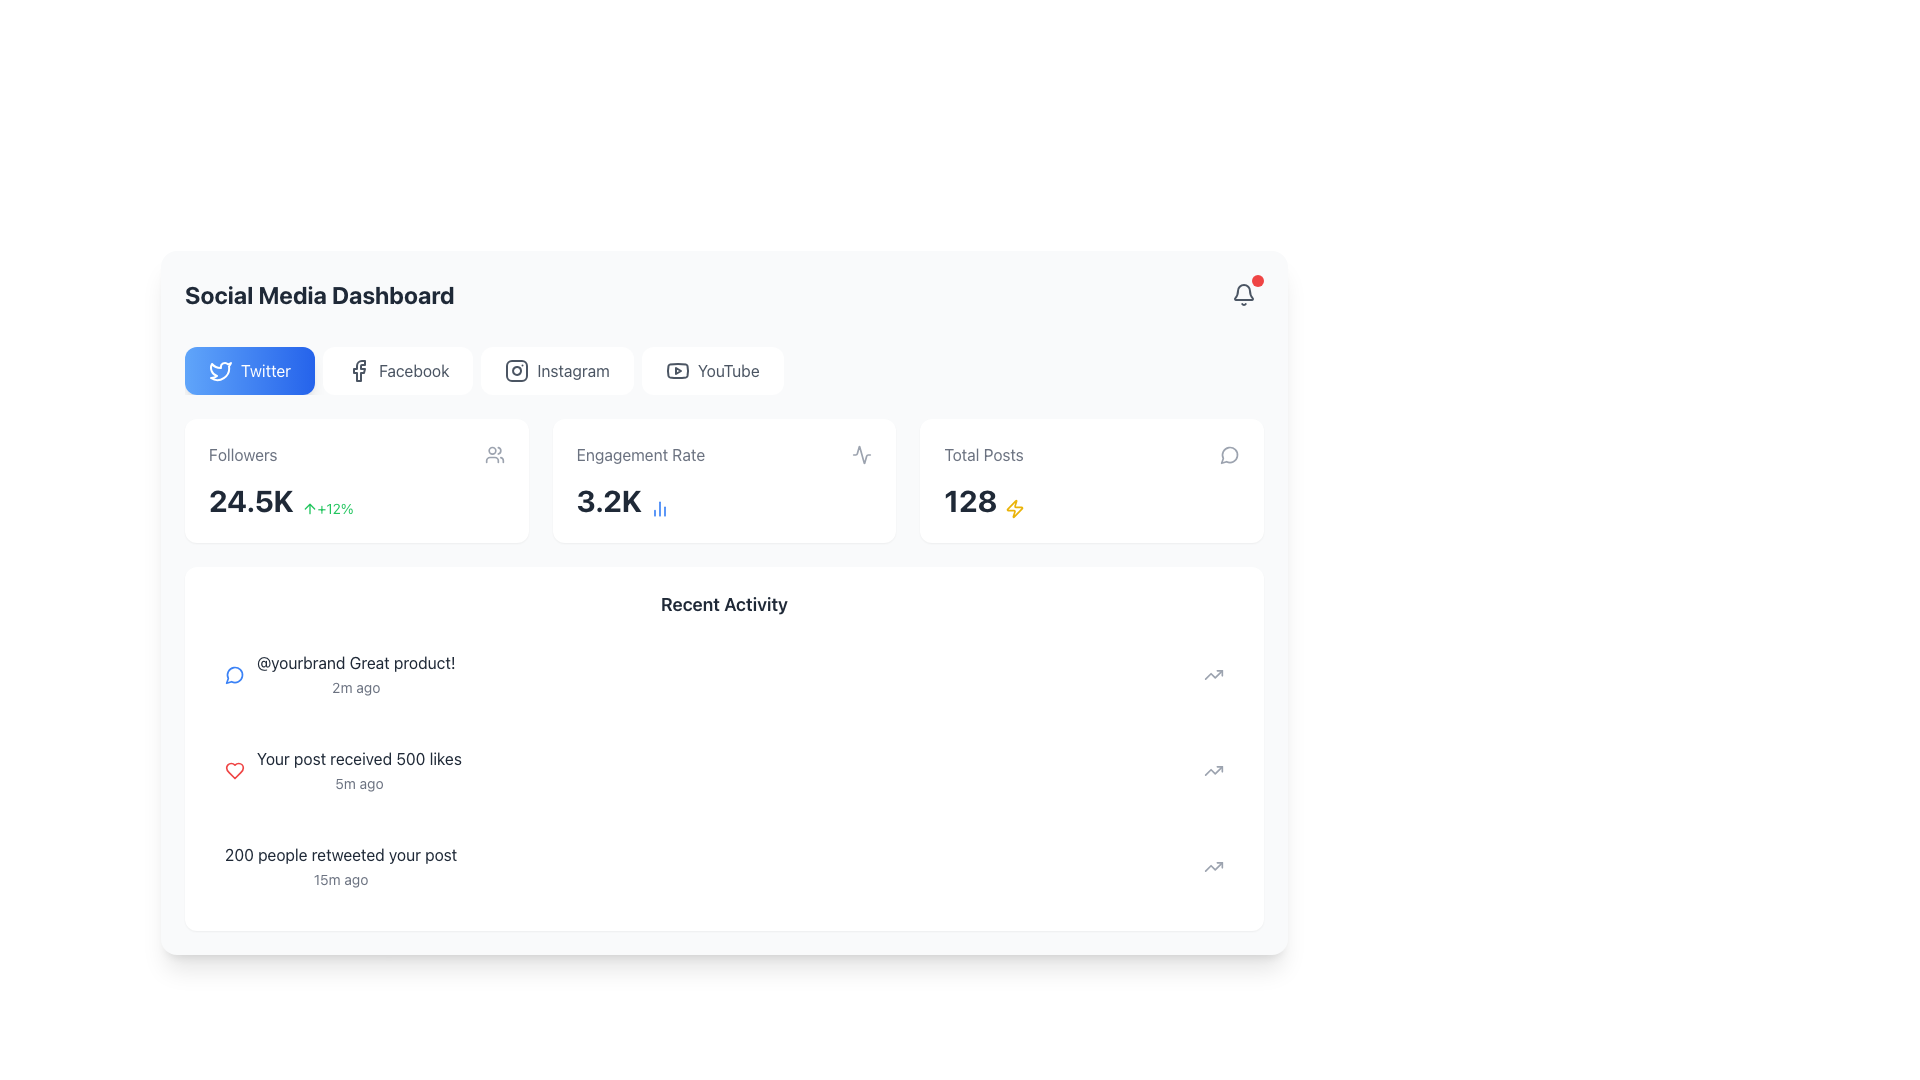  Describe the element at coordinates (640, 455) in the screenshot. I see `the 'Engagement Rate' text label, which is styled in gray and located above the numeric value of 3.2K within a card-like section in the middle of the display` at that location.